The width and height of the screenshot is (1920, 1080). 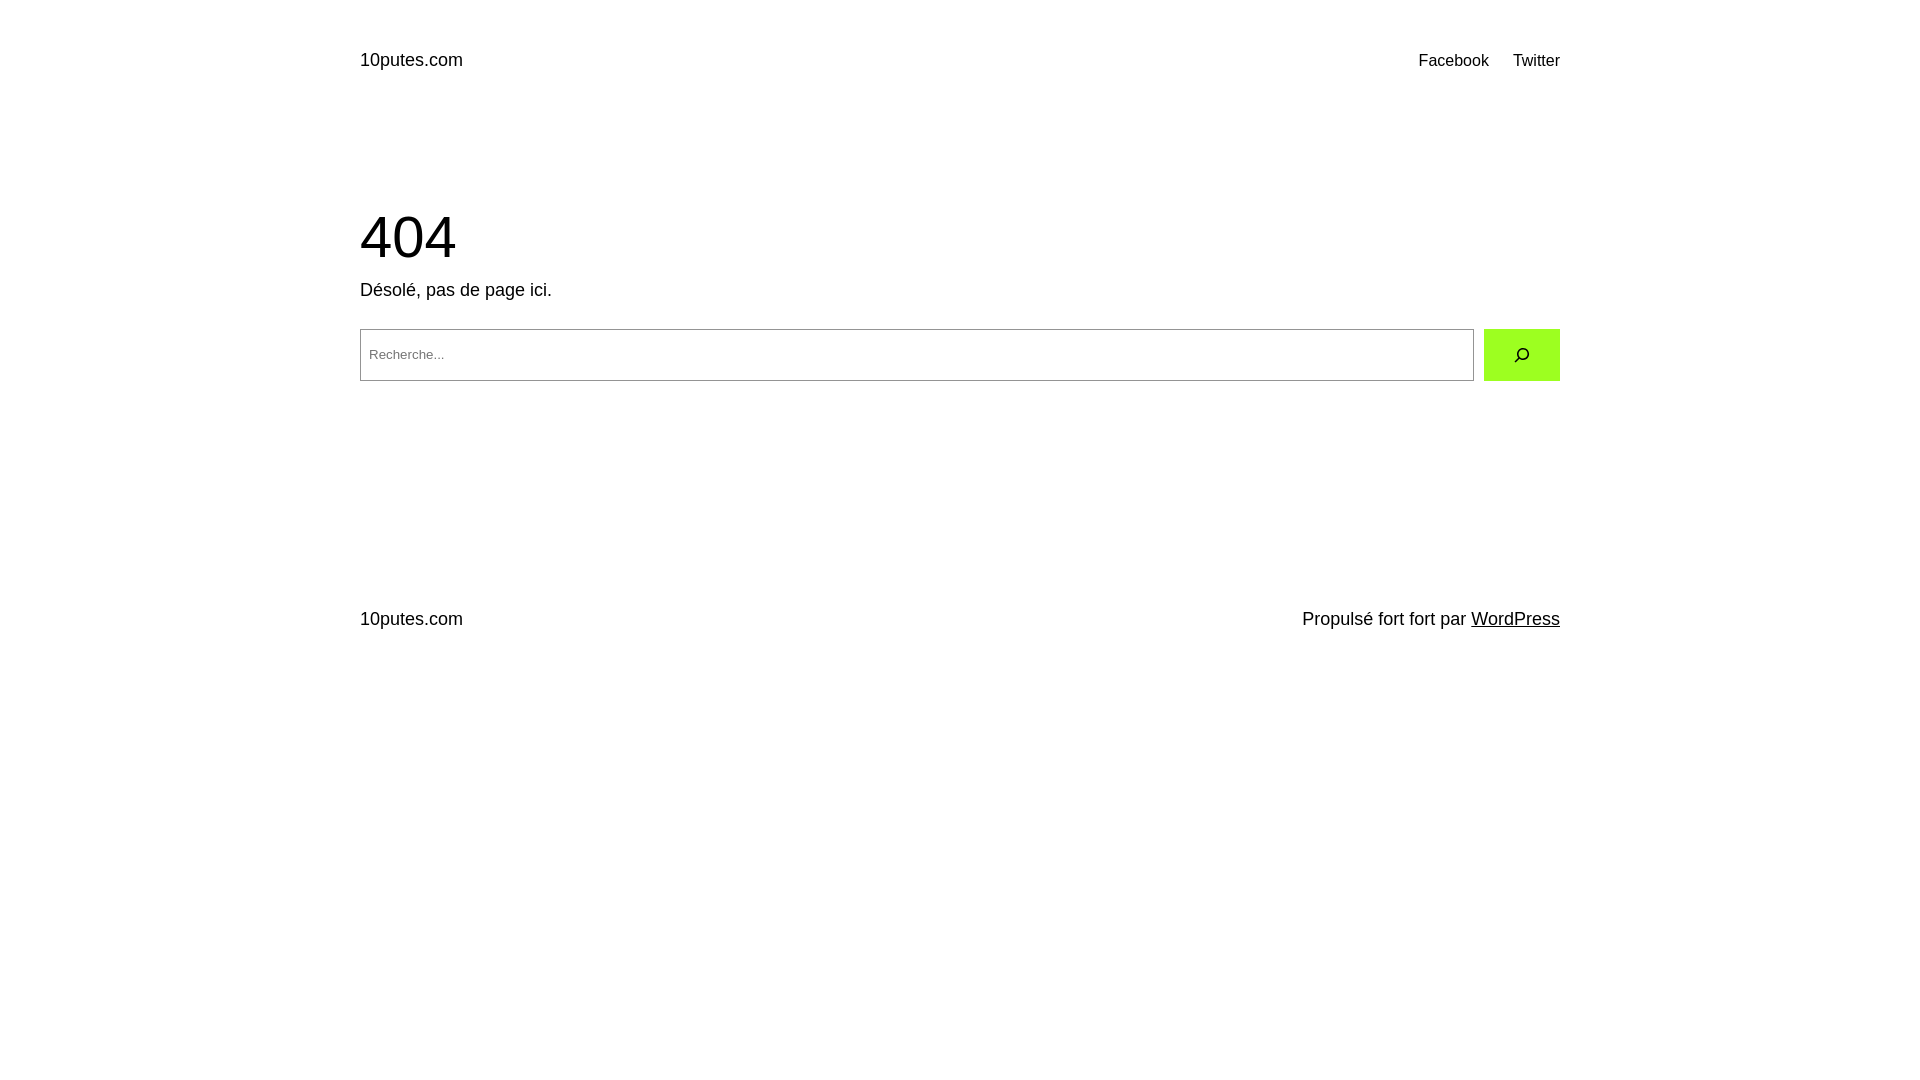 What do you see at coordinates (1535, 60) in the screenshot?
I see `'Twitter'` at bounding box center [1535, 60].